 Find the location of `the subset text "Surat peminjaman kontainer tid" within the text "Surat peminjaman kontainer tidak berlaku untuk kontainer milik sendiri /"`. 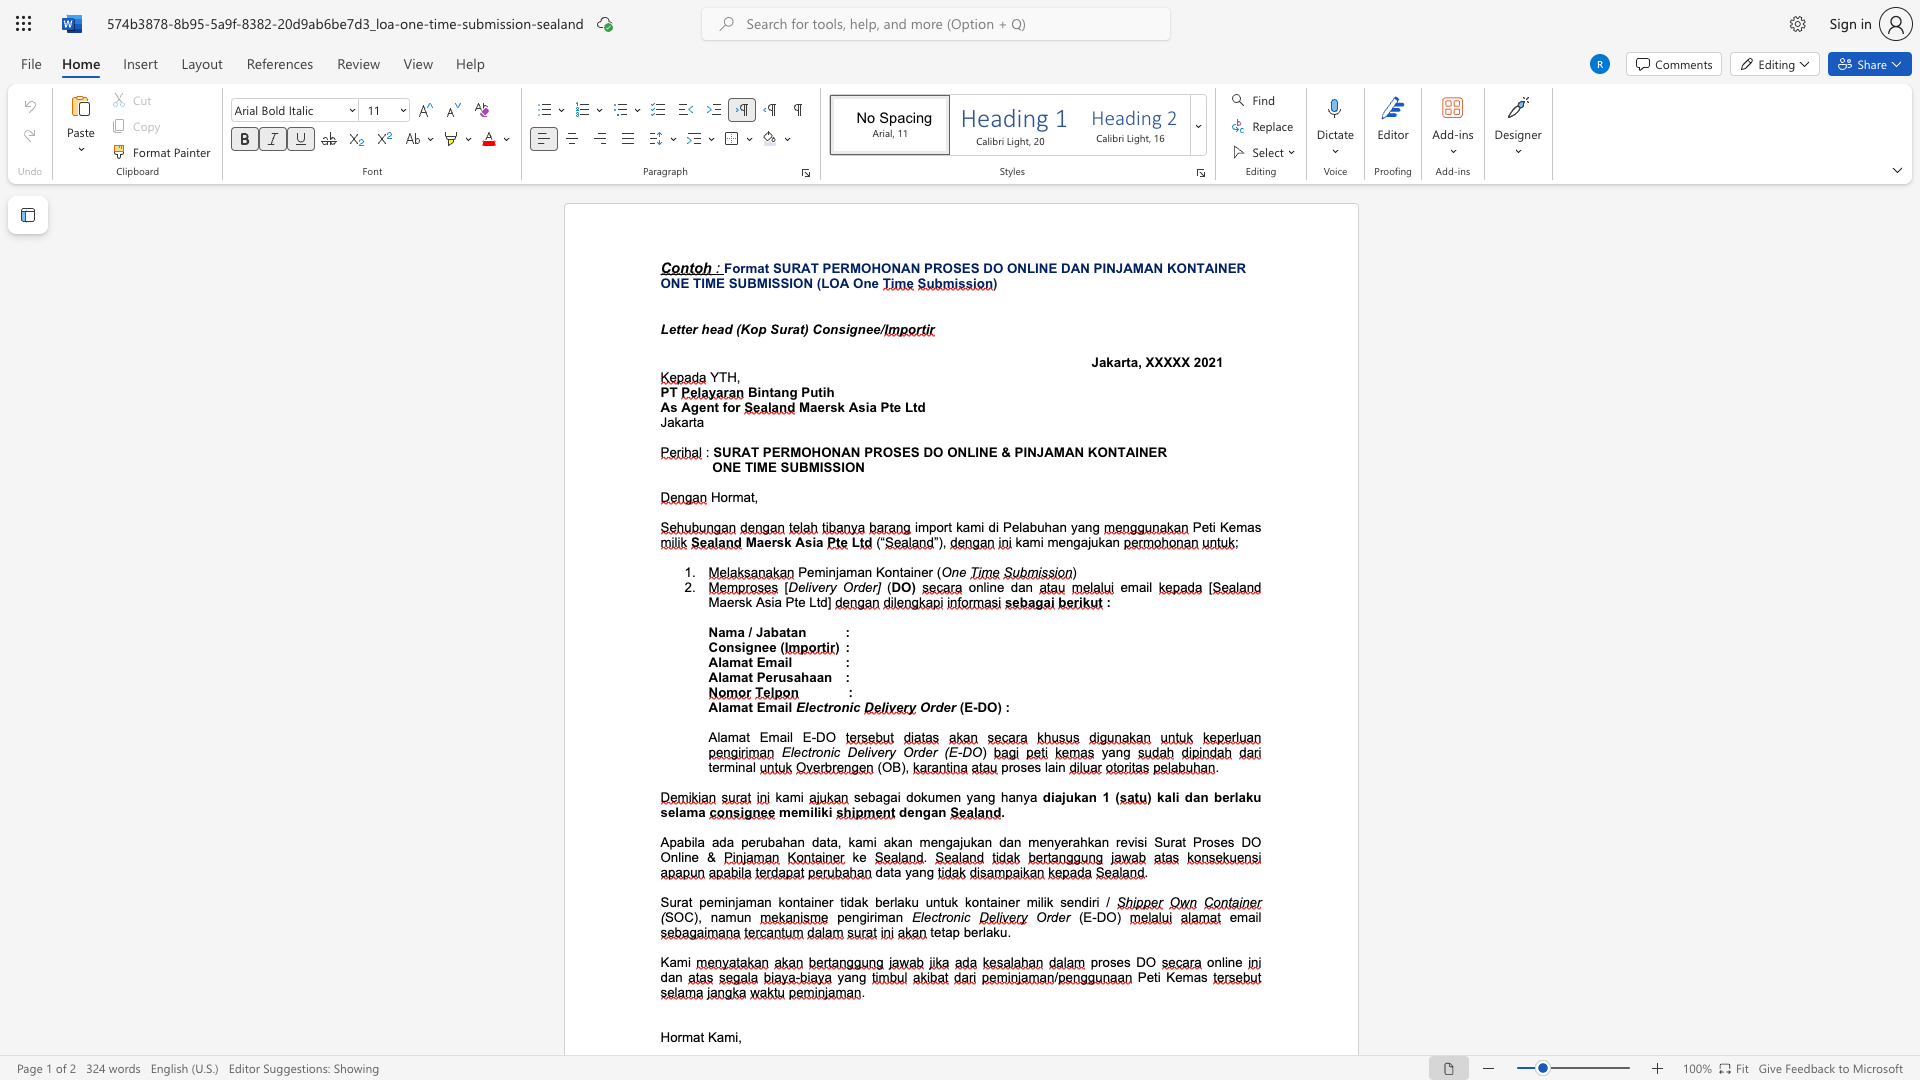

the subset text "Surat peminjaman kontainer tid" within the text "Surat peminjaman kontainer tidak berlaku untuk kontainer milik sendiri /" is located at coordinates (660, 902).